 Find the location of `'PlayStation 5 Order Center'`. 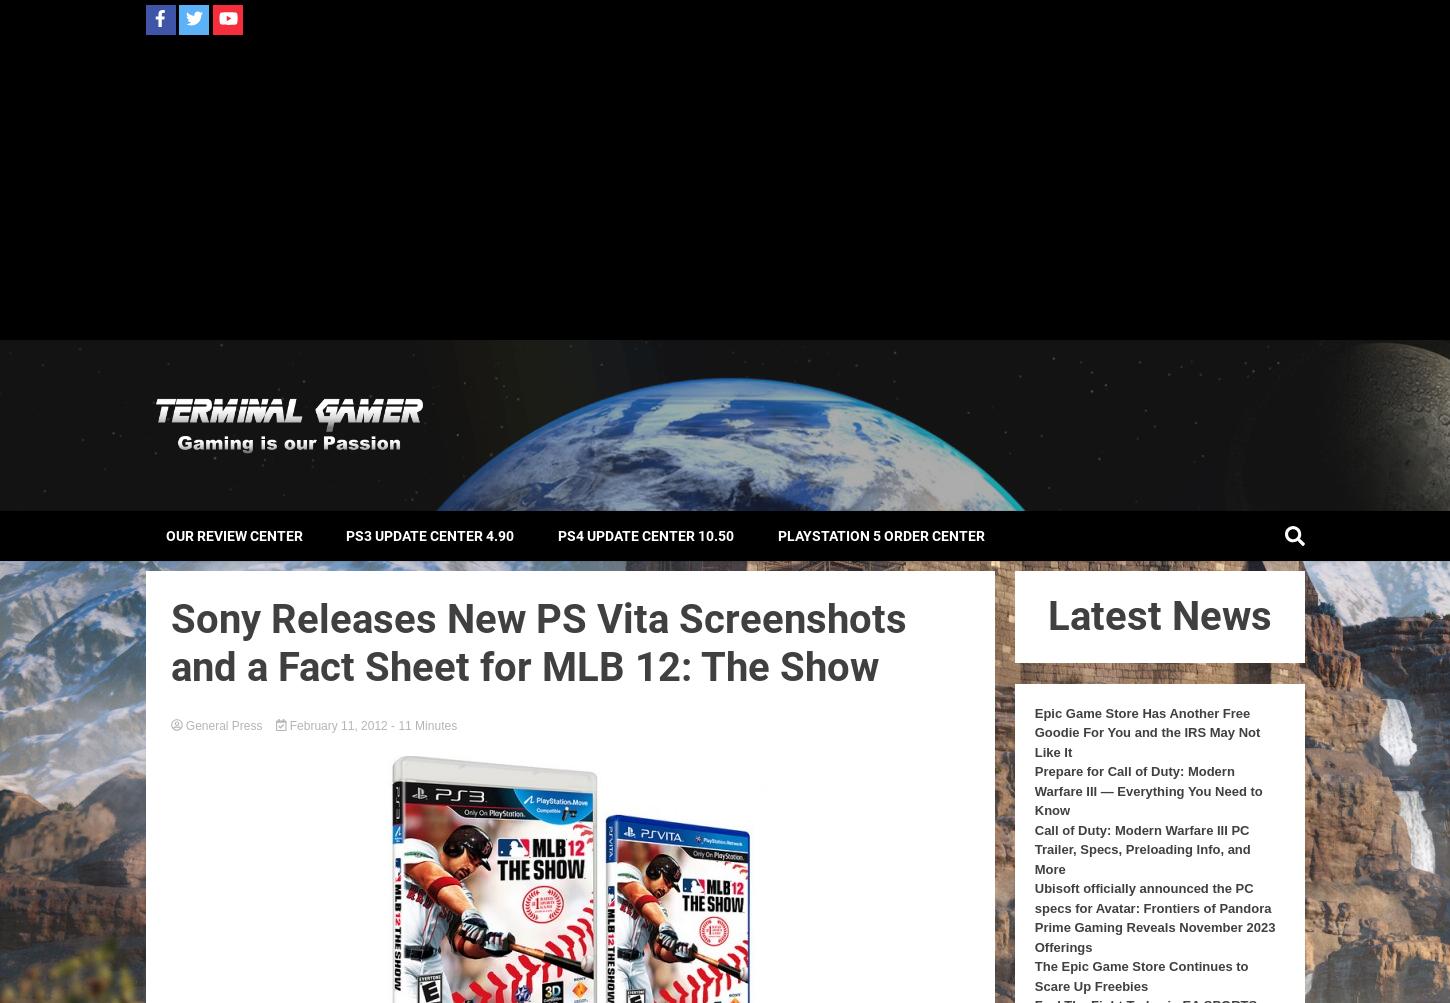

'PlayStation 5 Order Center' is located at coordinates (880, 534).